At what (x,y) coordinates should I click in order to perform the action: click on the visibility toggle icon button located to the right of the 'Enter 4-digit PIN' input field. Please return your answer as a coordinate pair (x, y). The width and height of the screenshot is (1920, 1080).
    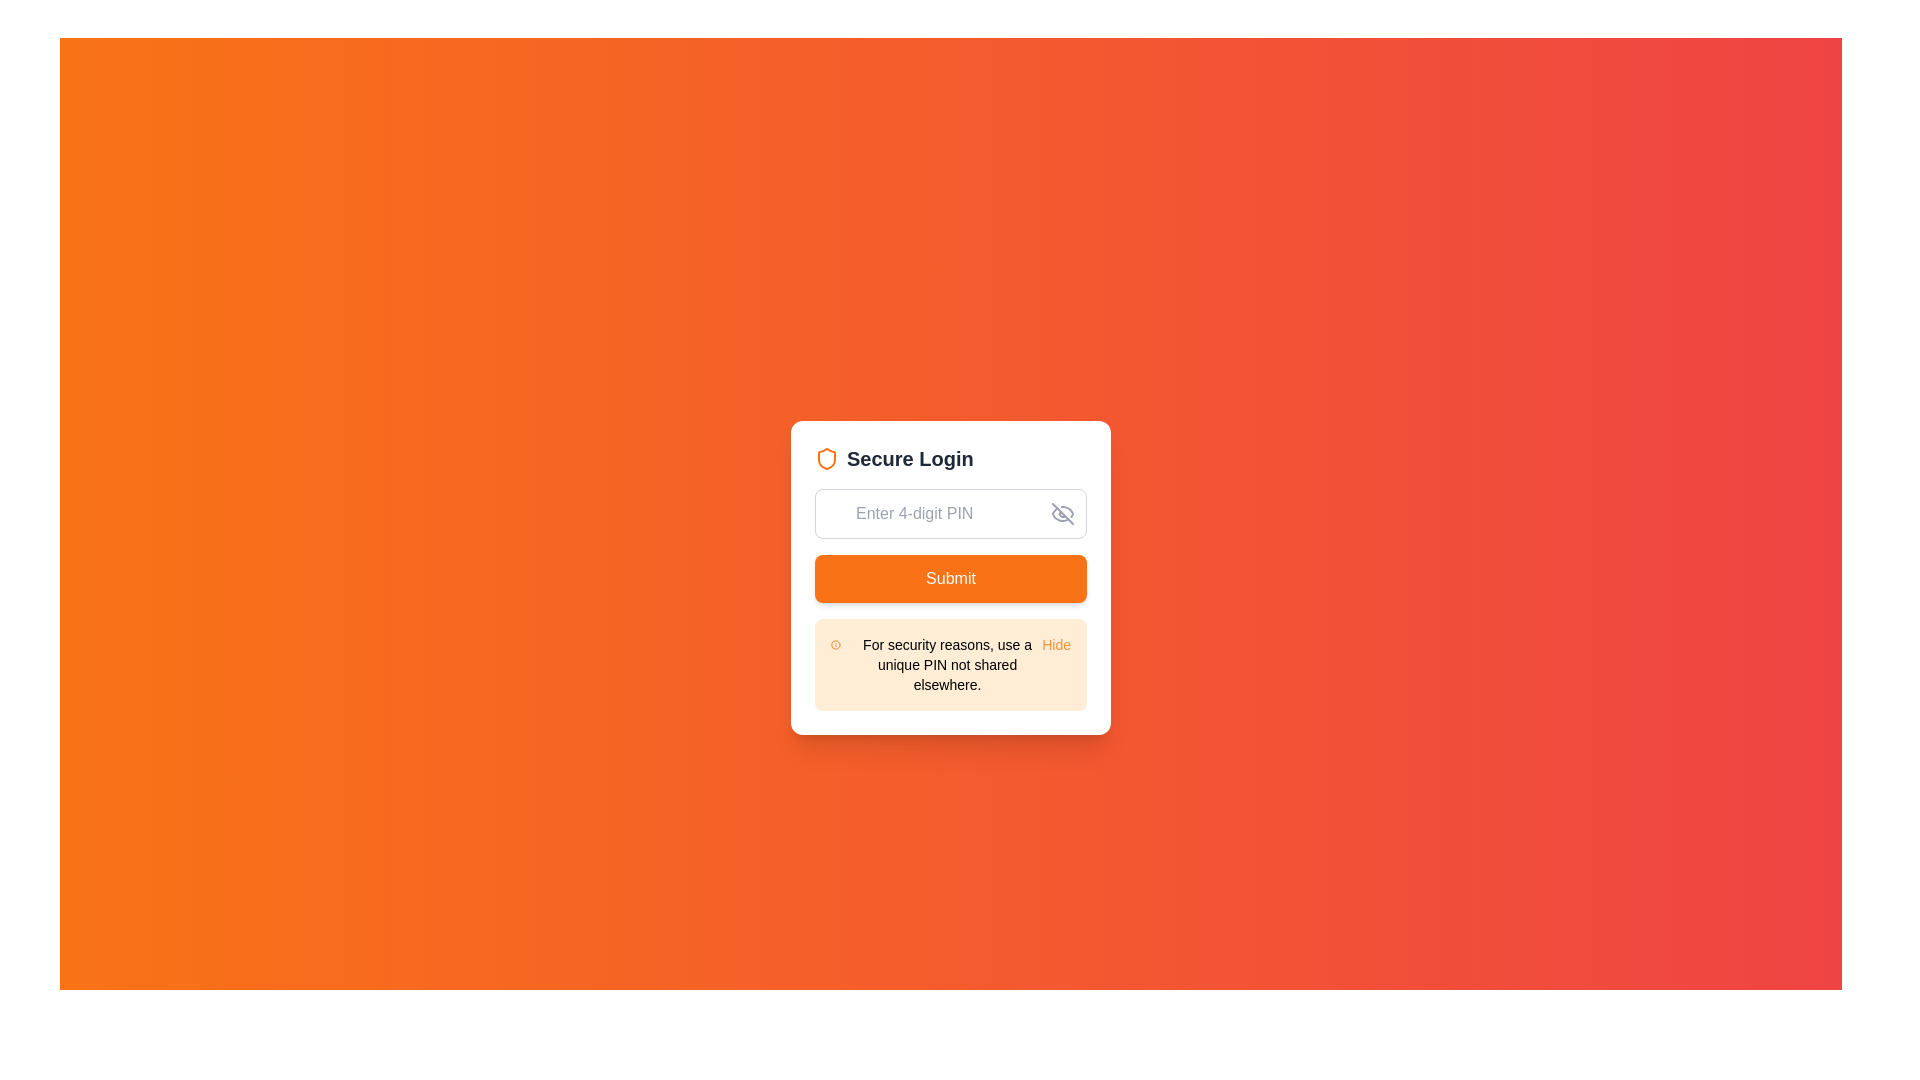
    Looking at the image, I should click on (1061, 512).